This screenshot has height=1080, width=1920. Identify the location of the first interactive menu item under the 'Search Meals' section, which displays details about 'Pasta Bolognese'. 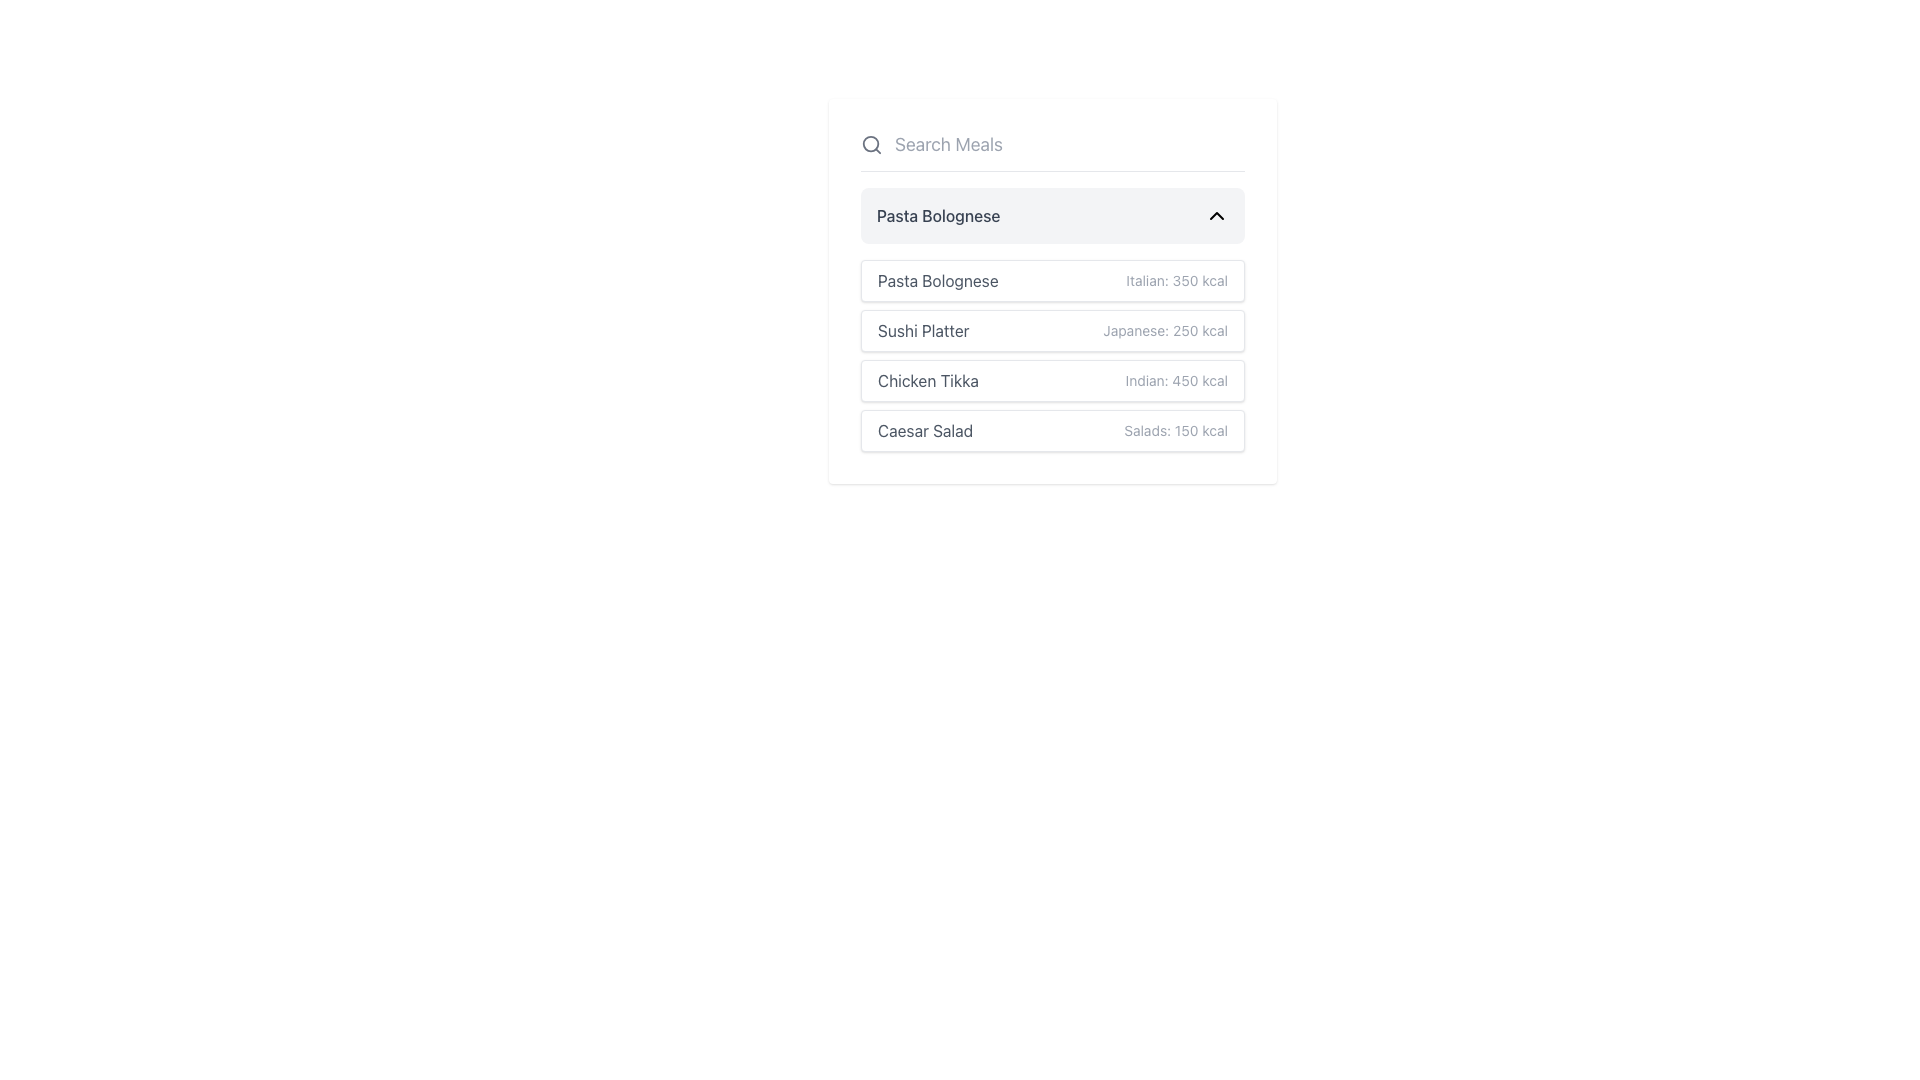
(1051, 281).